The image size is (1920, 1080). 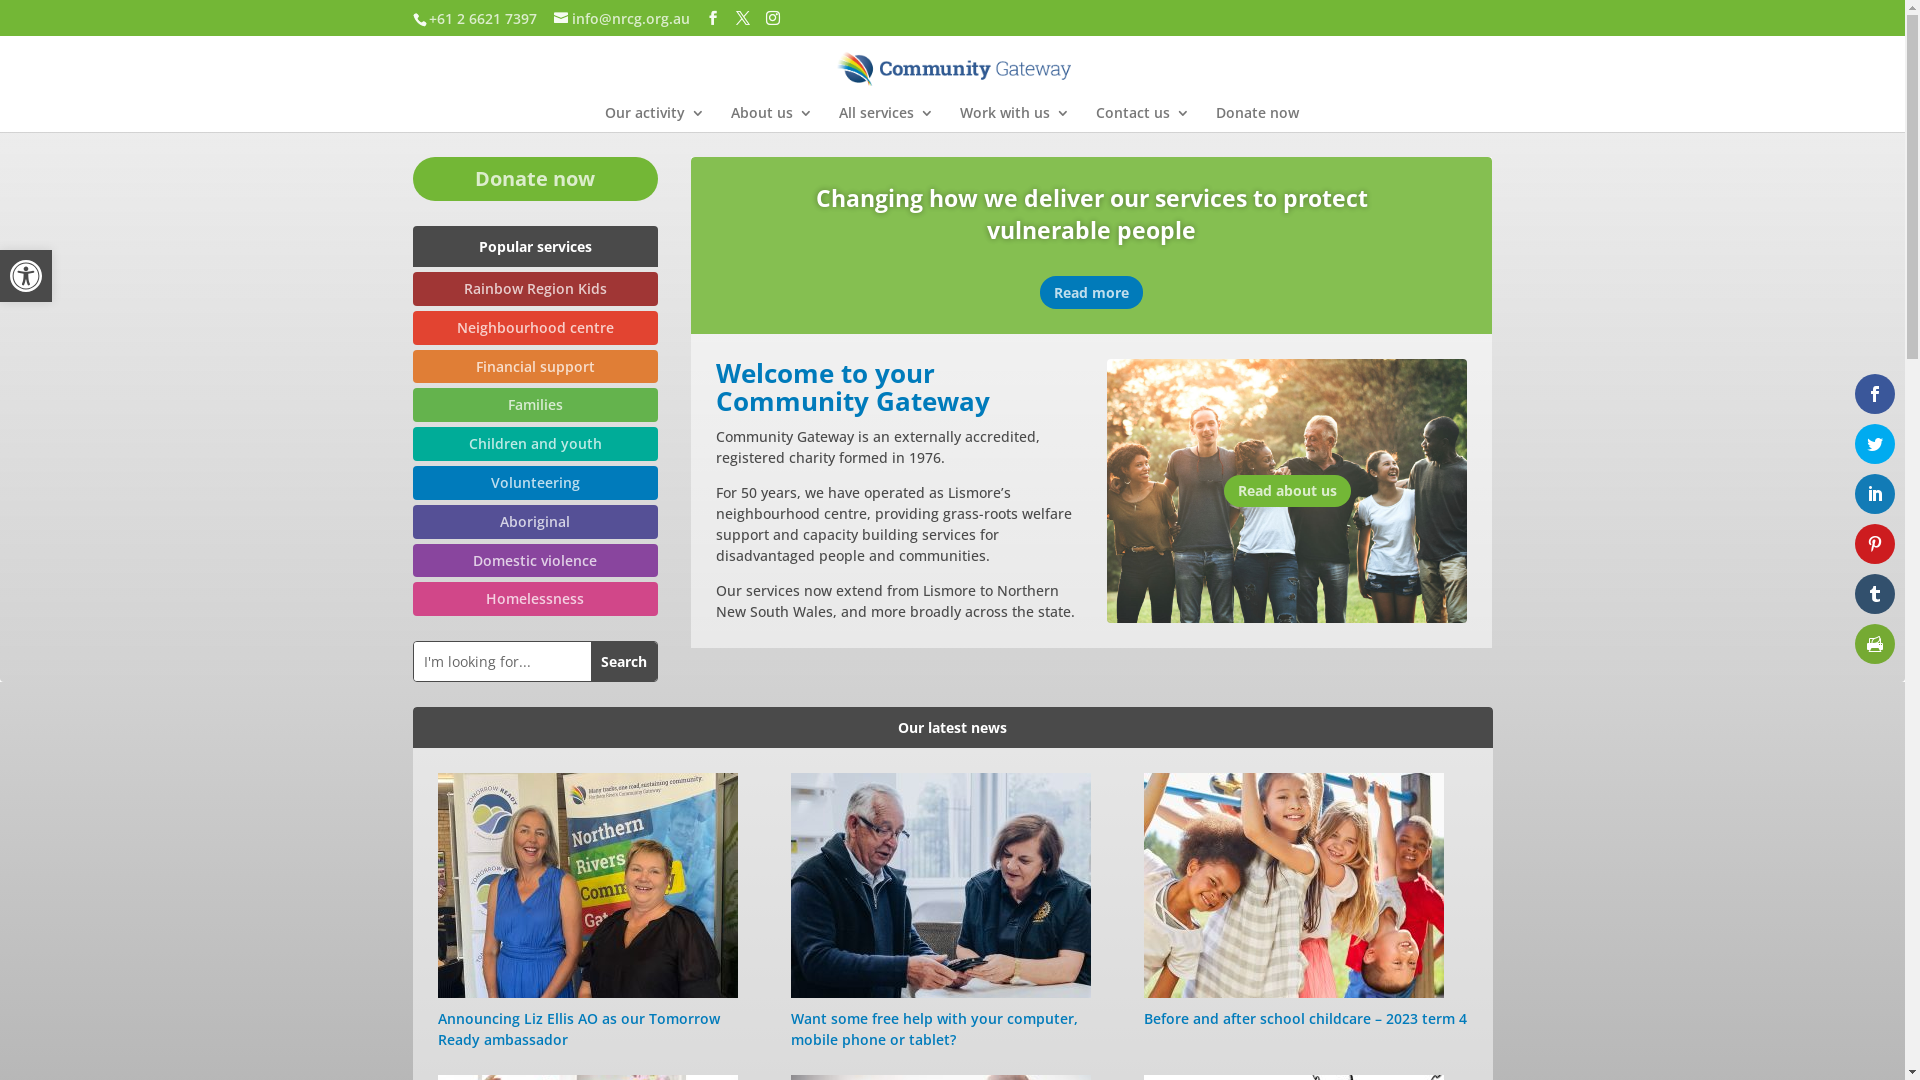 What do you see at coordinates (770, 119) in the screenshot?
I see `'About us'` at bounding box center [770, 119].